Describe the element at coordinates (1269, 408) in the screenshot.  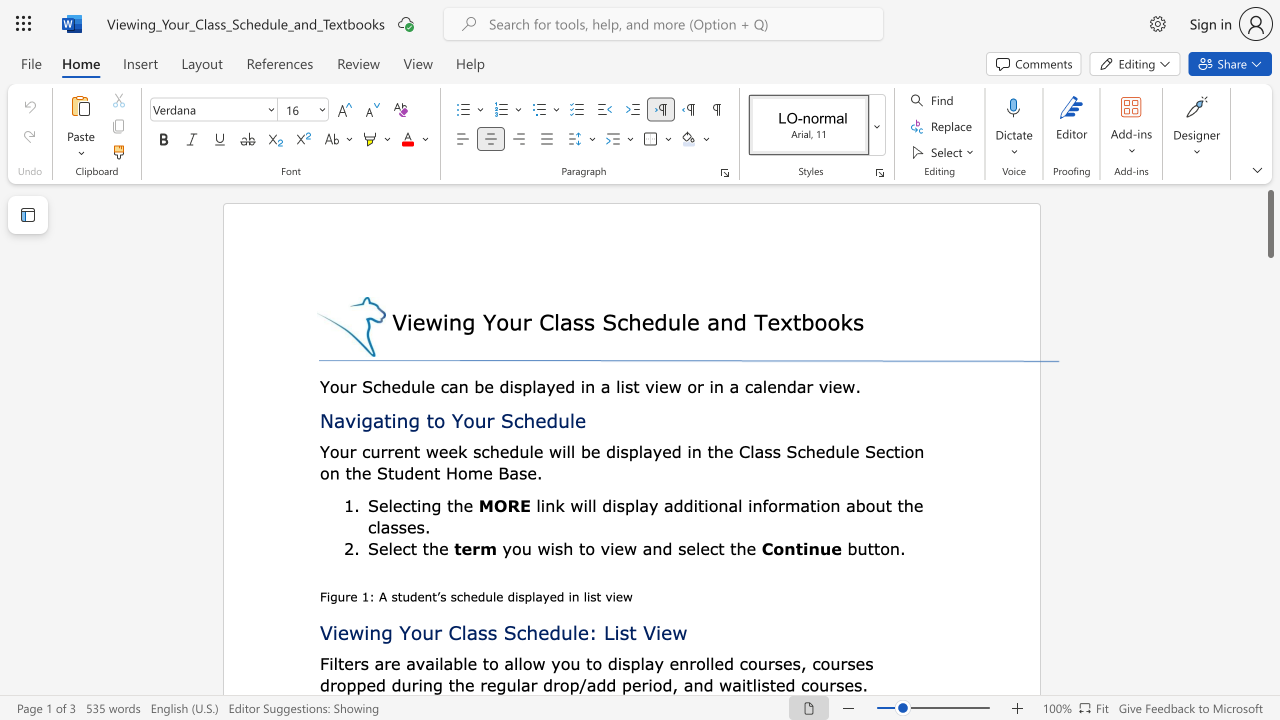
I see `the vertical scrollbar to lower the page content` at that location.